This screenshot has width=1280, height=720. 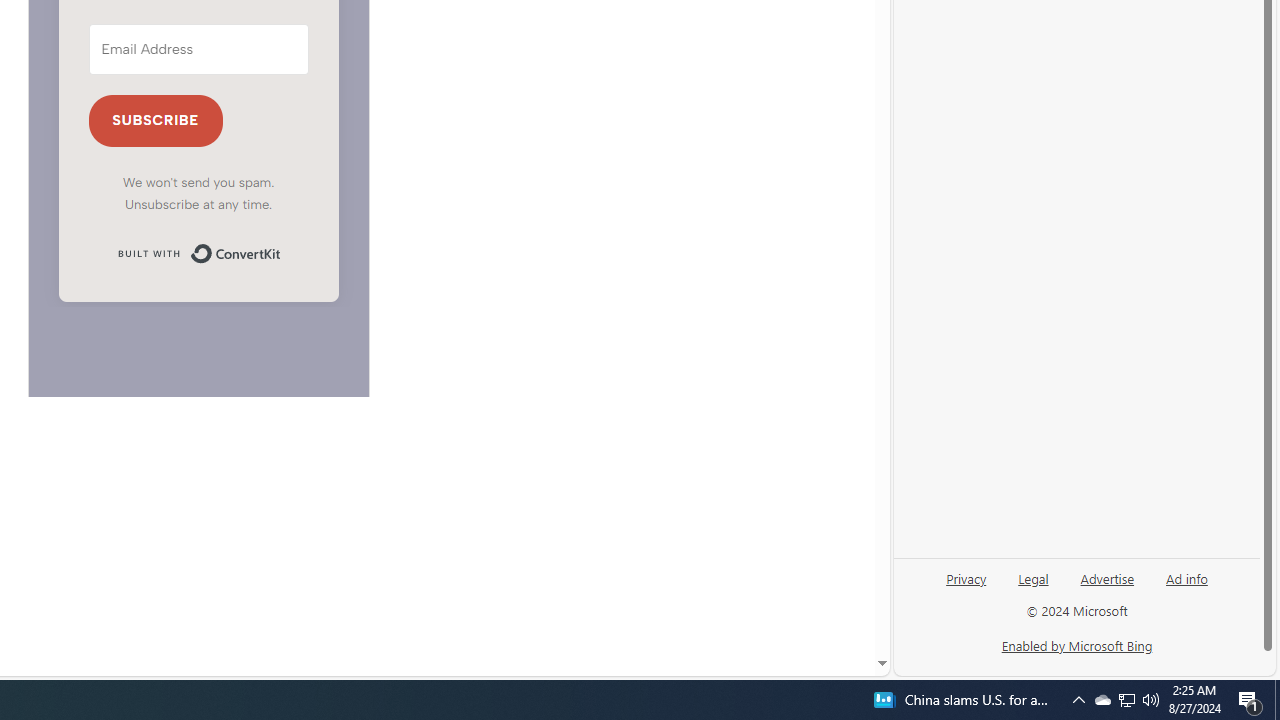 What do you see at coordinates (155, 121) in the screenshot?
I see `'SUBSCRIBE'` at bounding box center [155, 121].